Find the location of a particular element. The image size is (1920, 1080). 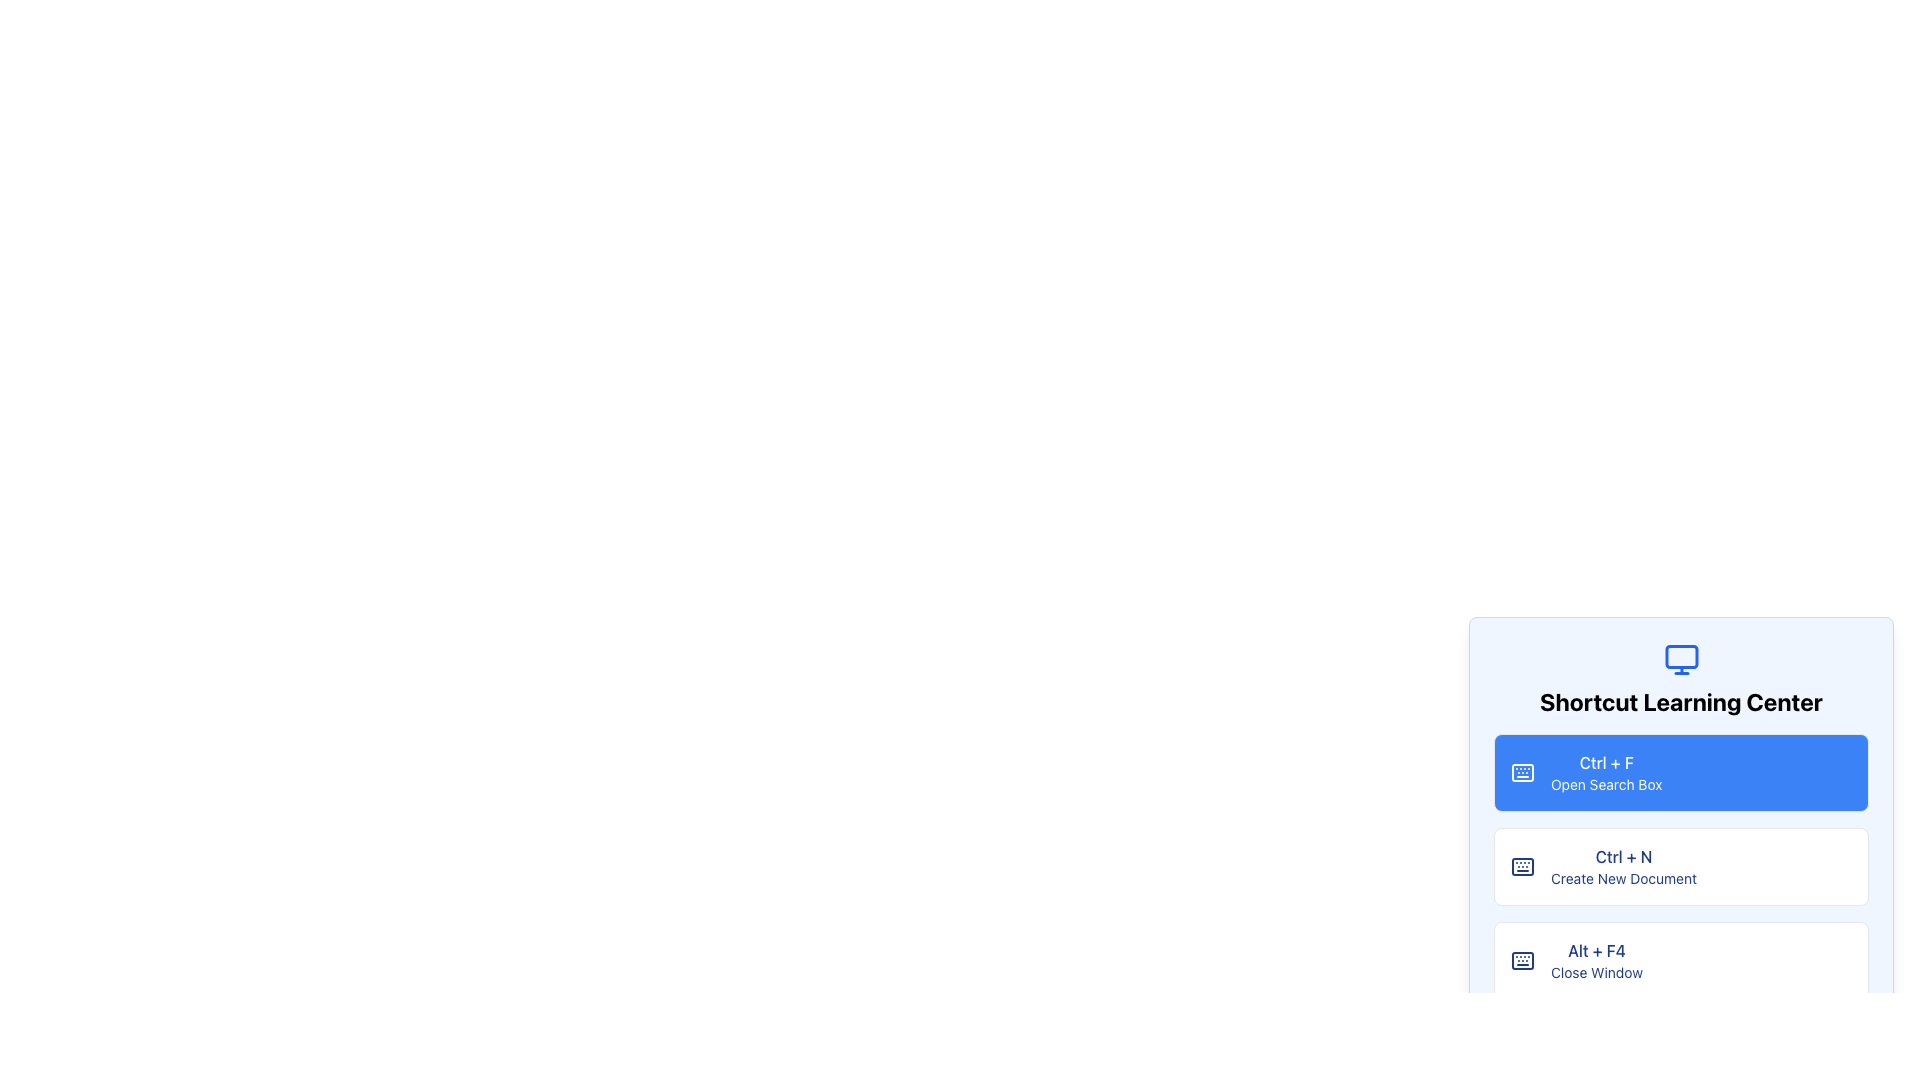

the Text Label displaying the keyboard shortcut 'Ctrl + F' and its function 'Open Search Box', which is the first item in the vertical list of shortcut descriptions in the 'Shortcut Learning Center' module is located at coordinates (1606, 771).